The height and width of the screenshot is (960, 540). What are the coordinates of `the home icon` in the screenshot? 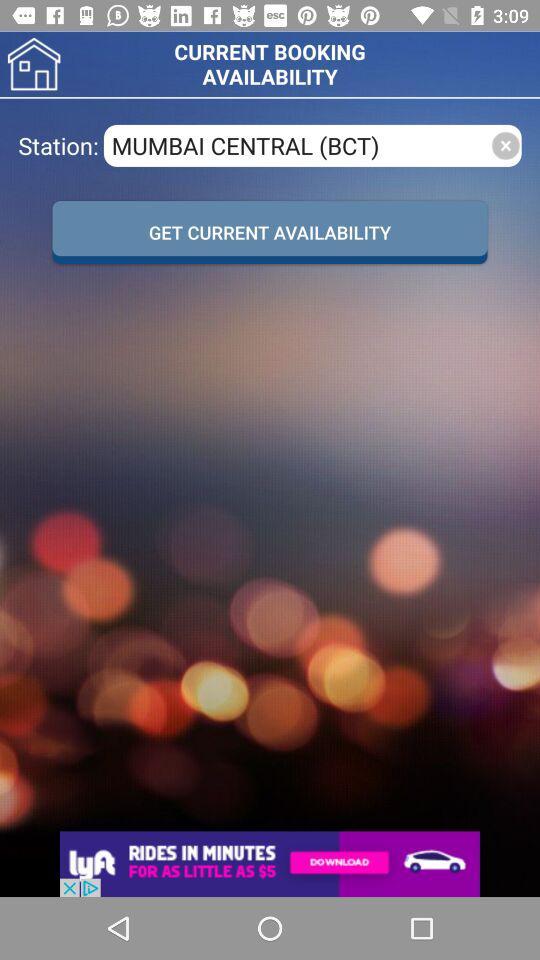 It's located at (33, 64).